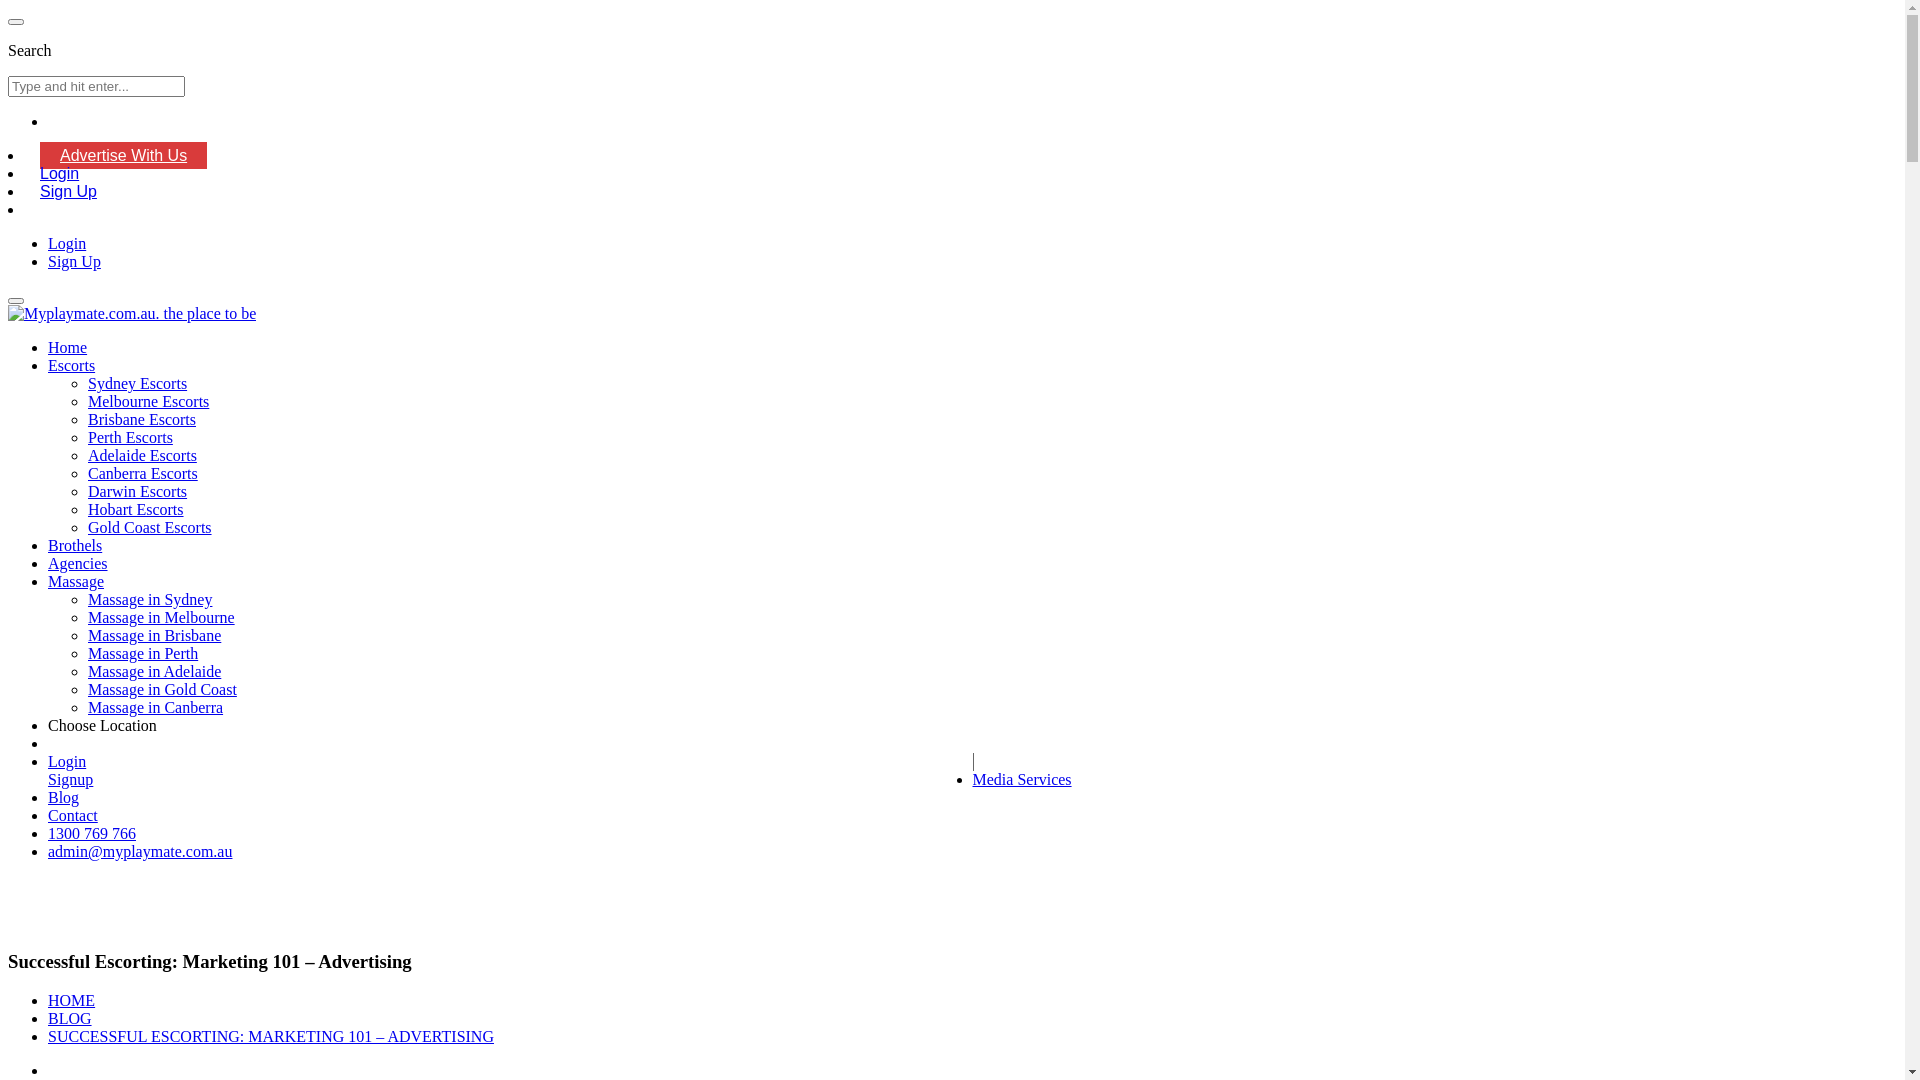  What do you see at coordinates (75, 545) in the screenshot?
I see `'Brothels'` at bounding box center [75, 545].